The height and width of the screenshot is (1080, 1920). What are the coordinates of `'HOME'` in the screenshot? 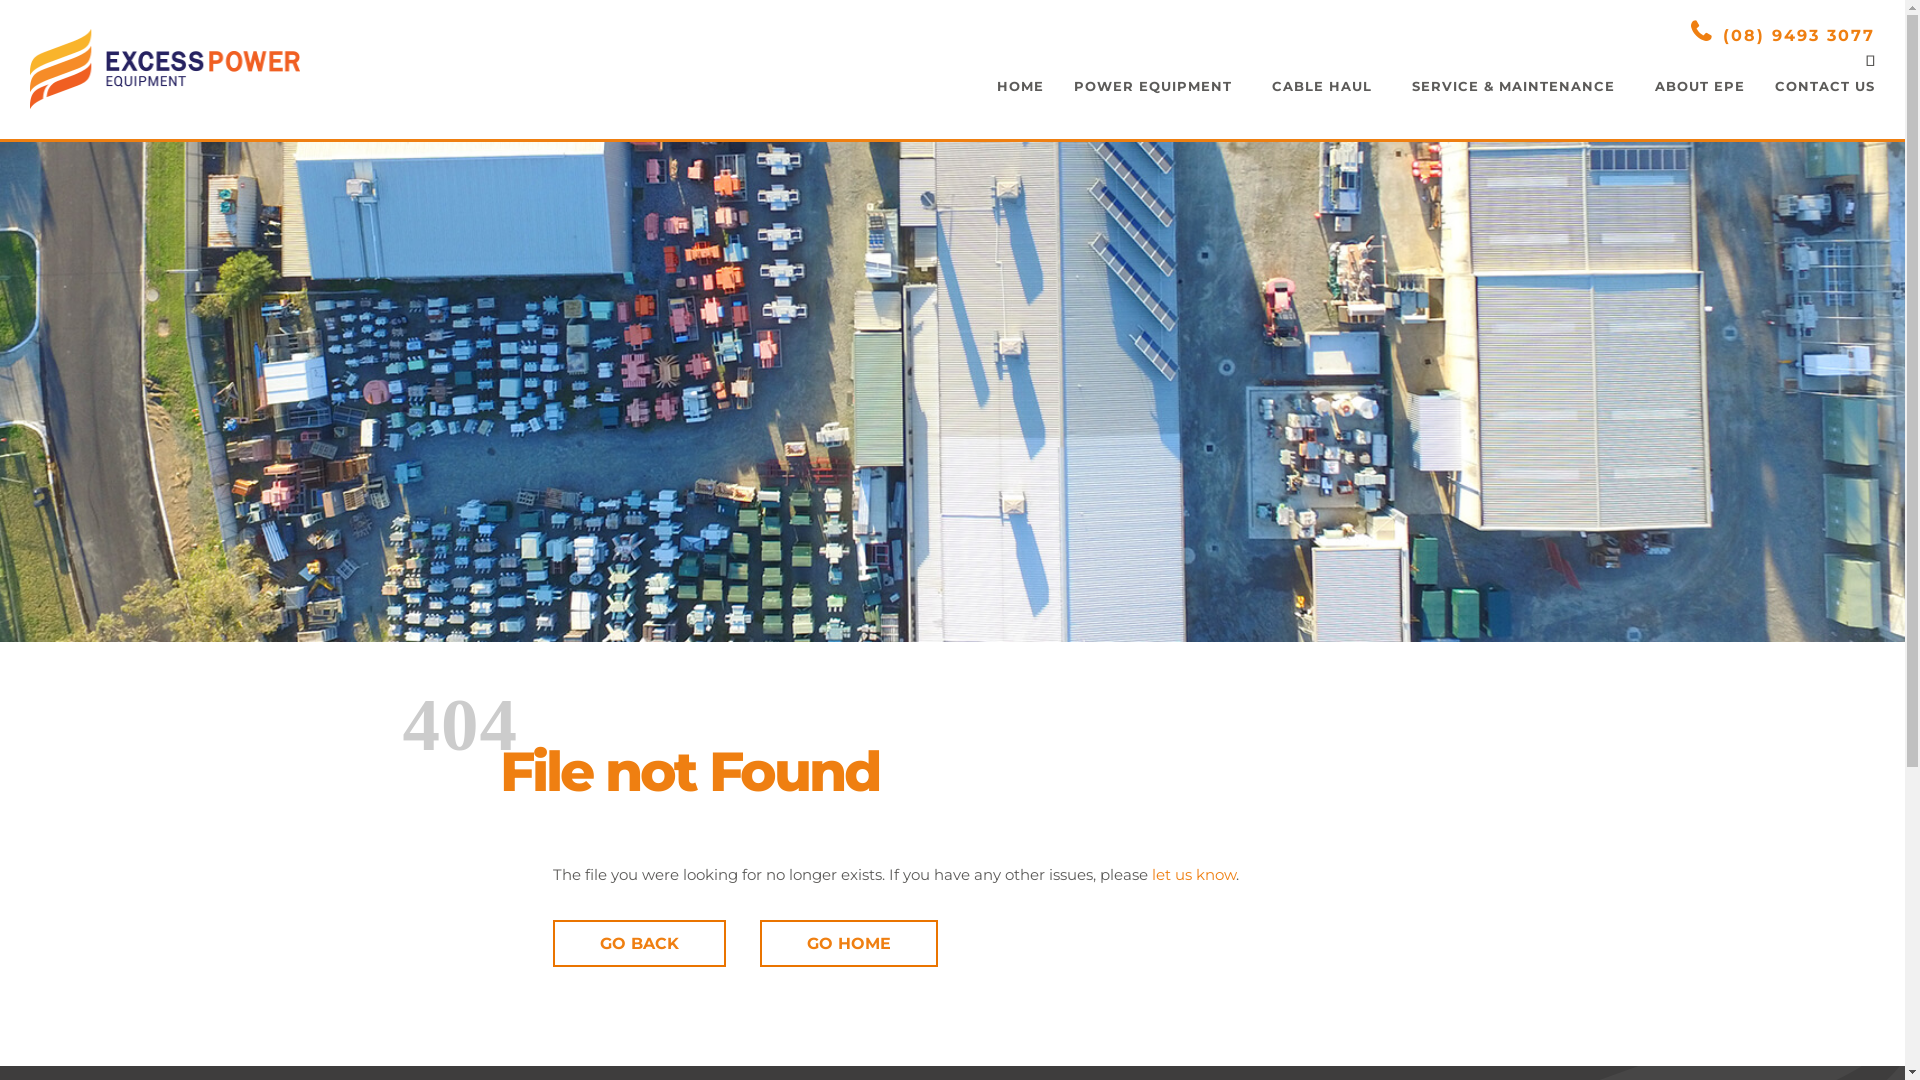 It's located at (1015, 106).